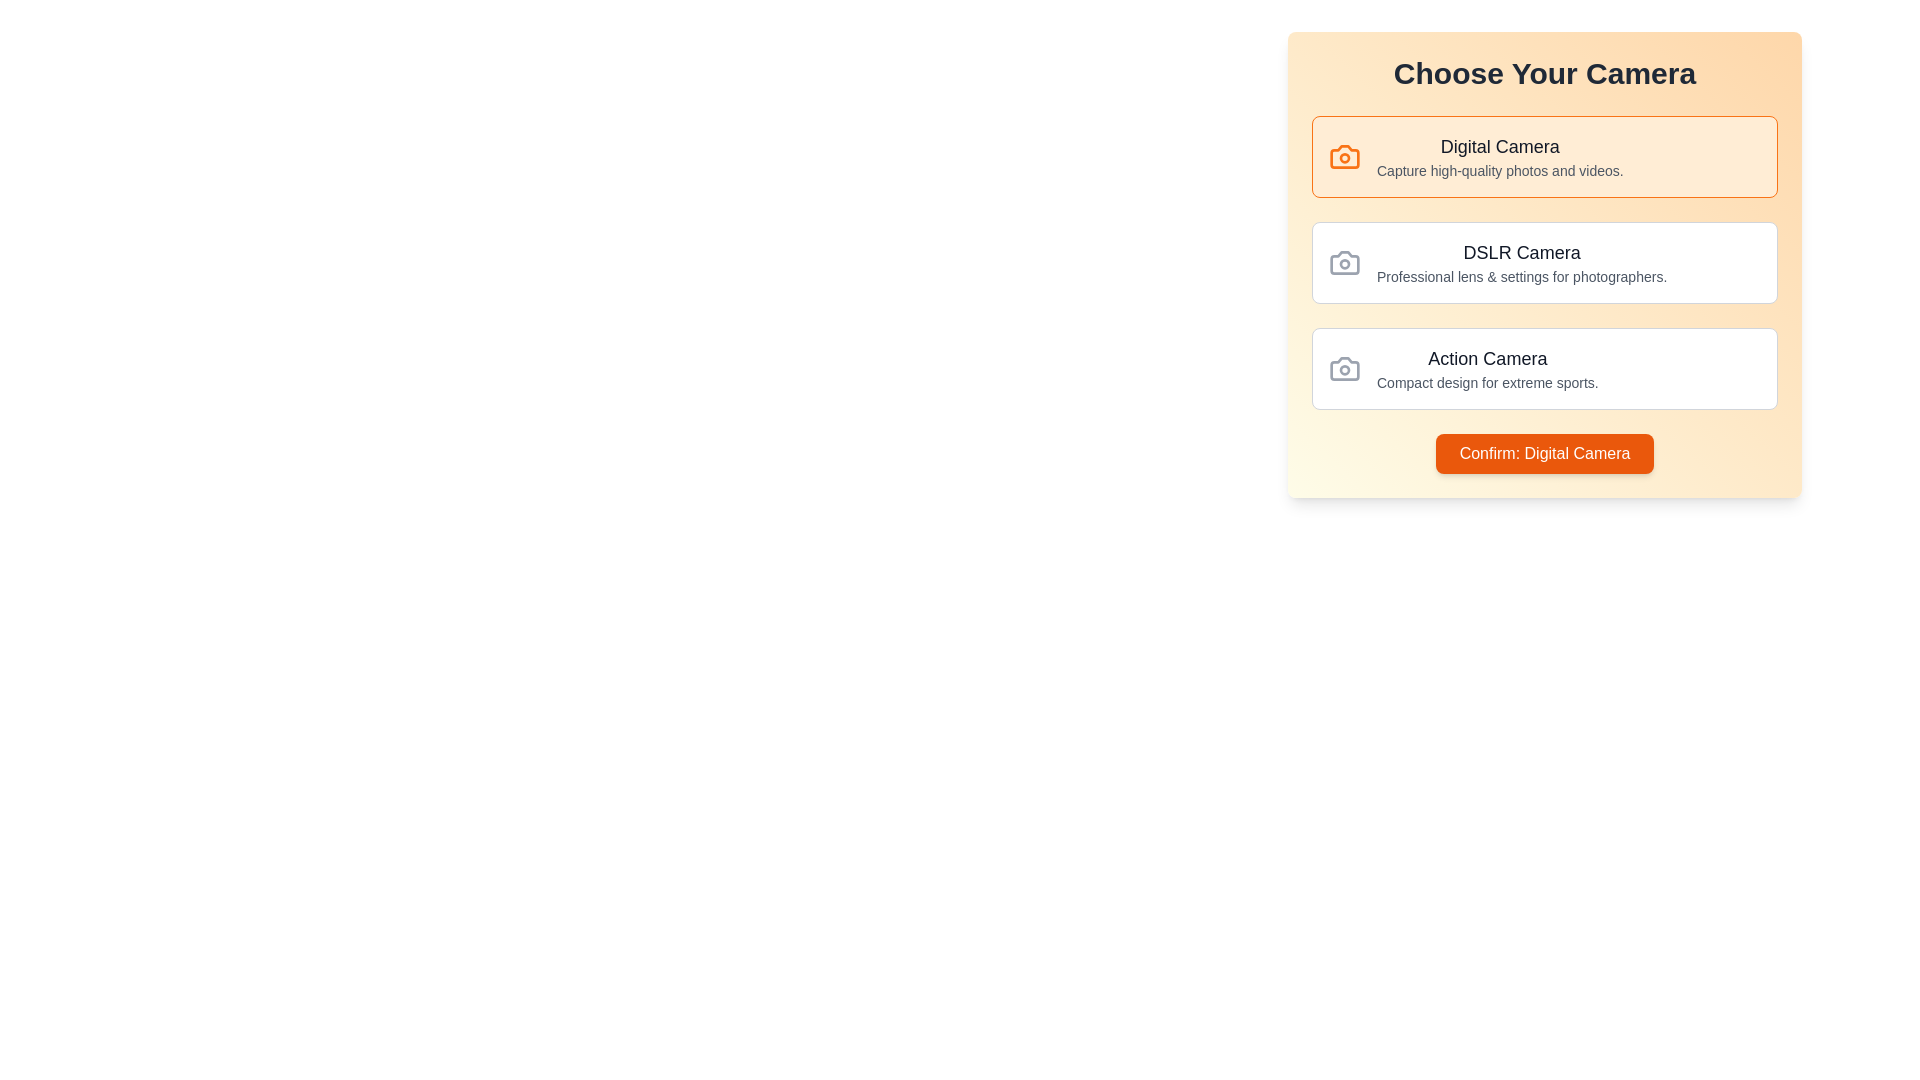 The height and width of the screenshot is (1080, 1920). Describe the element at coordinates (1344, 261) in the screenshot. I see `the decorative icon that signifies the 'DSLR Camera' option in the 'Choose Your Camera' section located at the top-left corner of the button` at that location.